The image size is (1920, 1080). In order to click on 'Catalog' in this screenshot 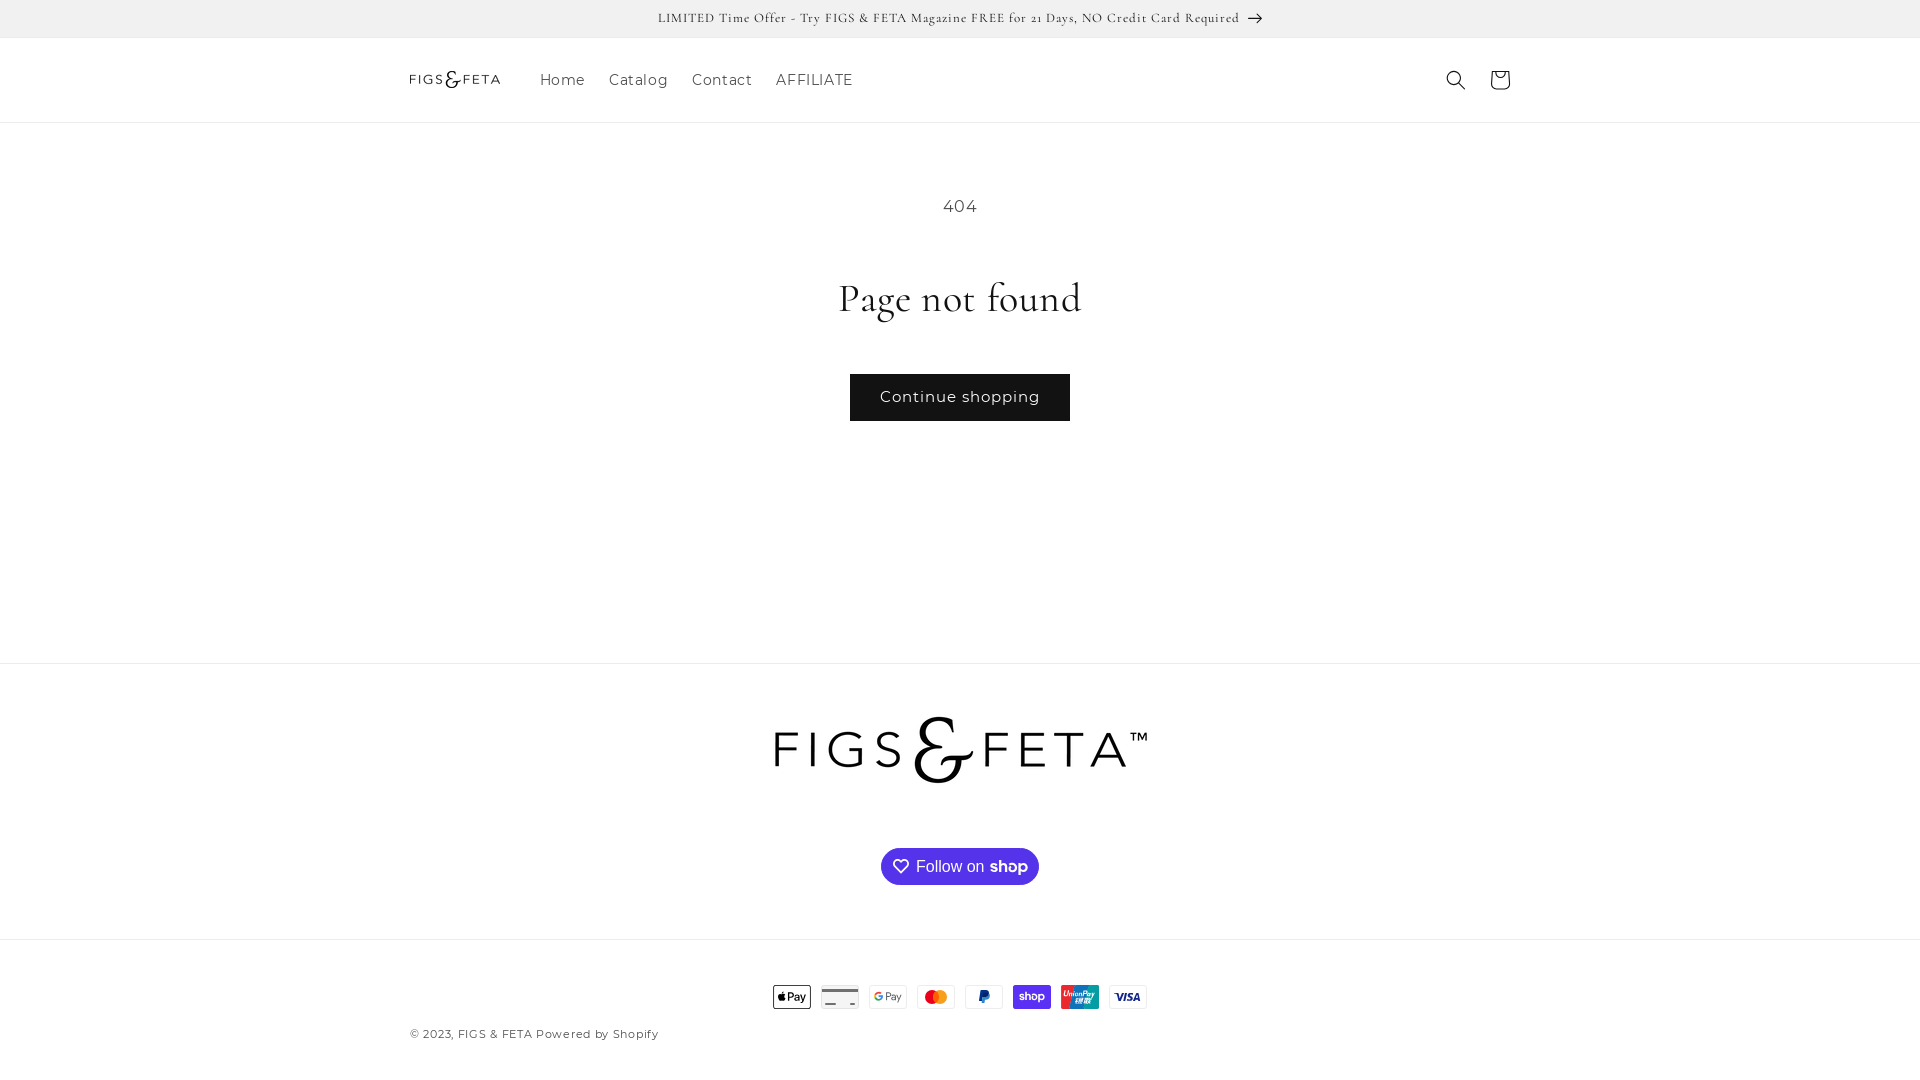, I will do `click(637, 79)`.